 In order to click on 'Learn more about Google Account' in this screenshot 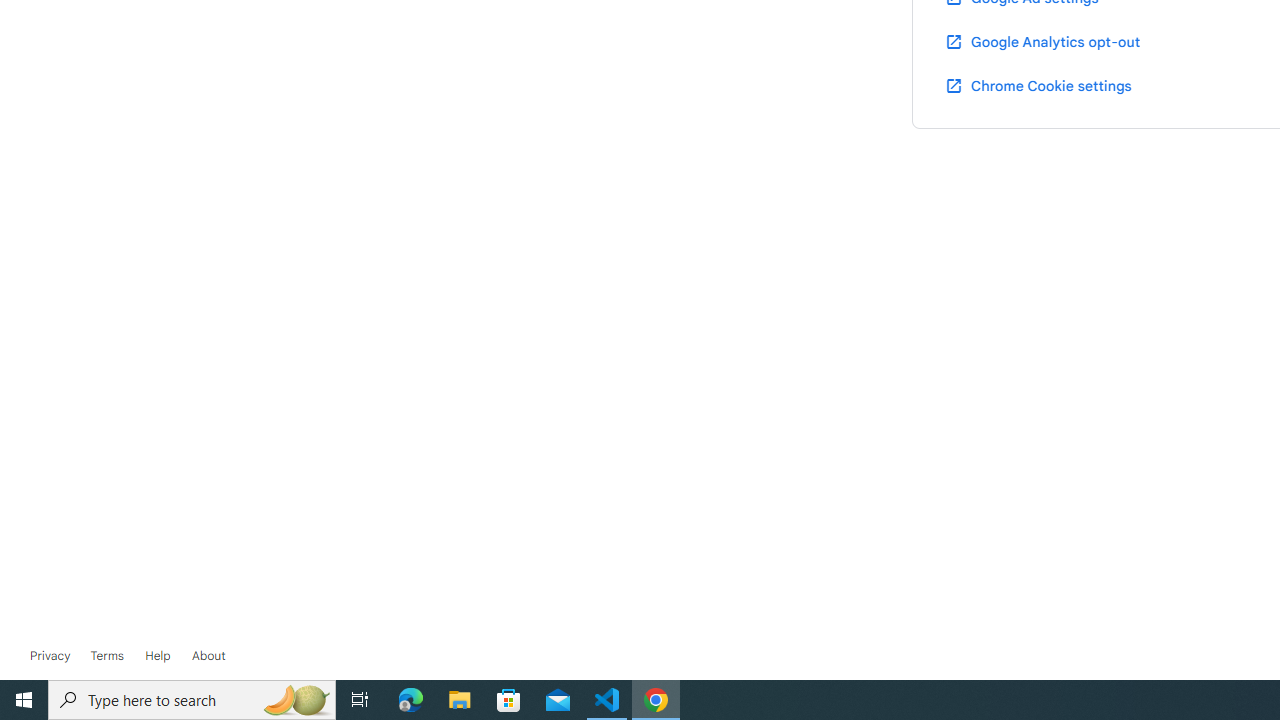, I will do `click(208, 655)`.